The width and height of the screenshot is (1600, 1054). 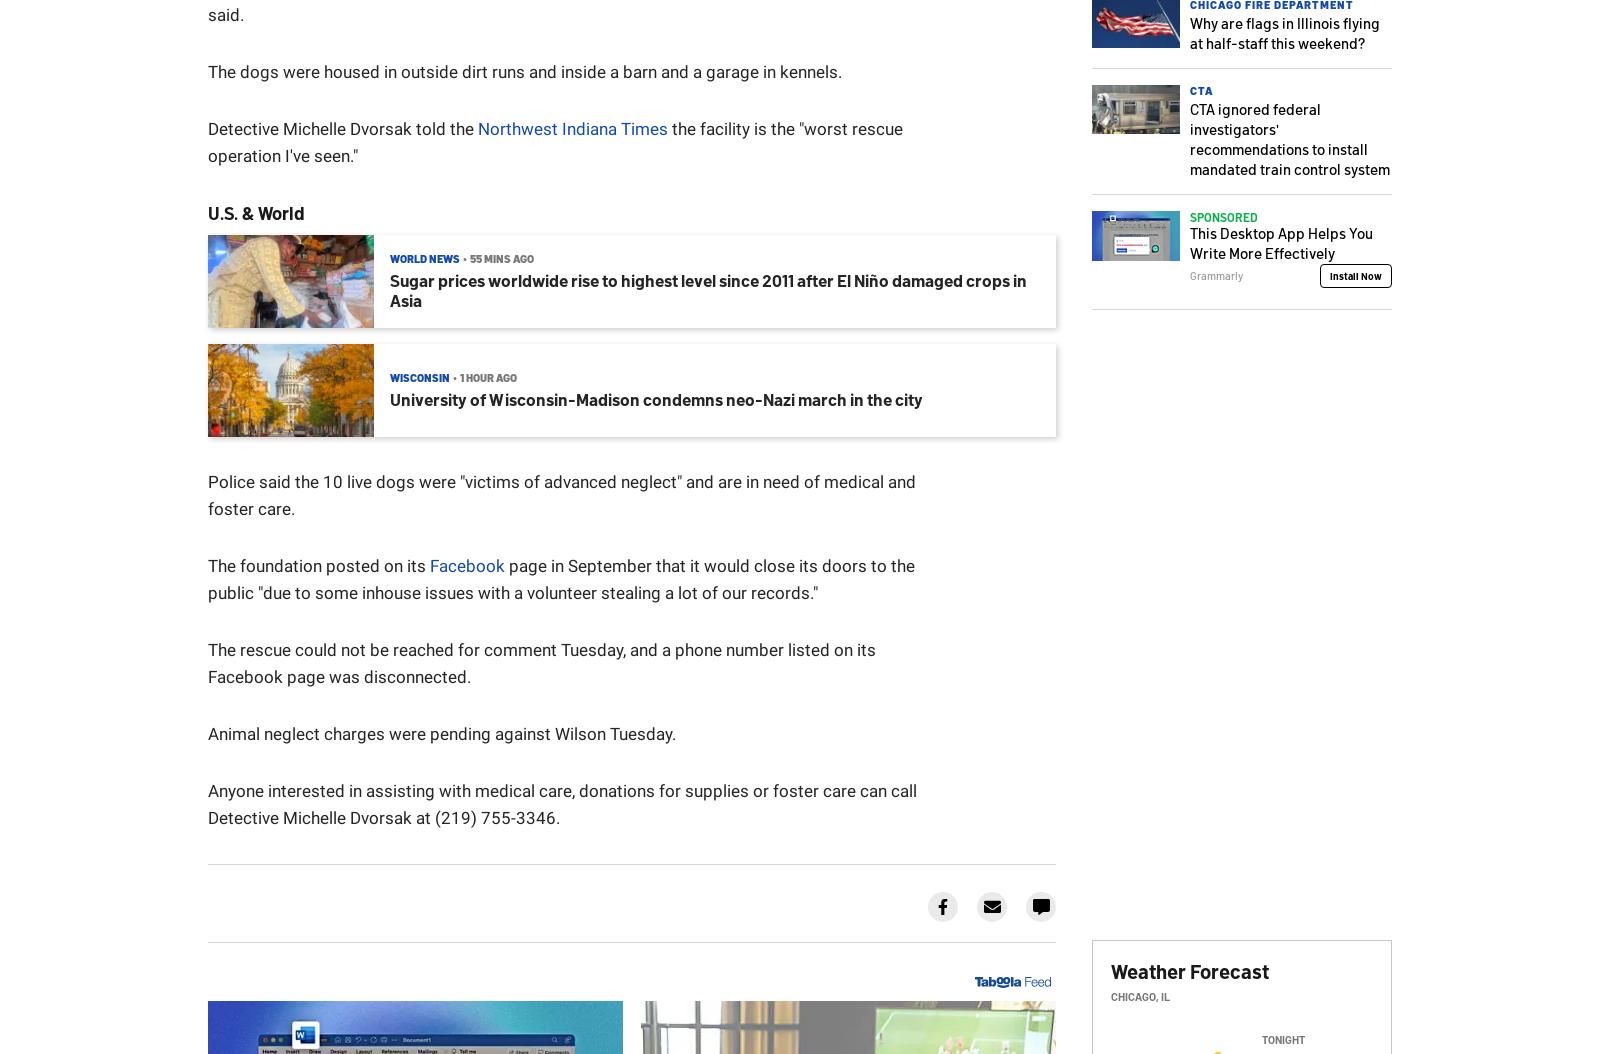 What do you see at coordinates (523, 70) in the screenshot?
I see `'The dogs were housed in outside dirt runs and inside a barn and a garage in kennels.'` at bounding box center [523, 70].